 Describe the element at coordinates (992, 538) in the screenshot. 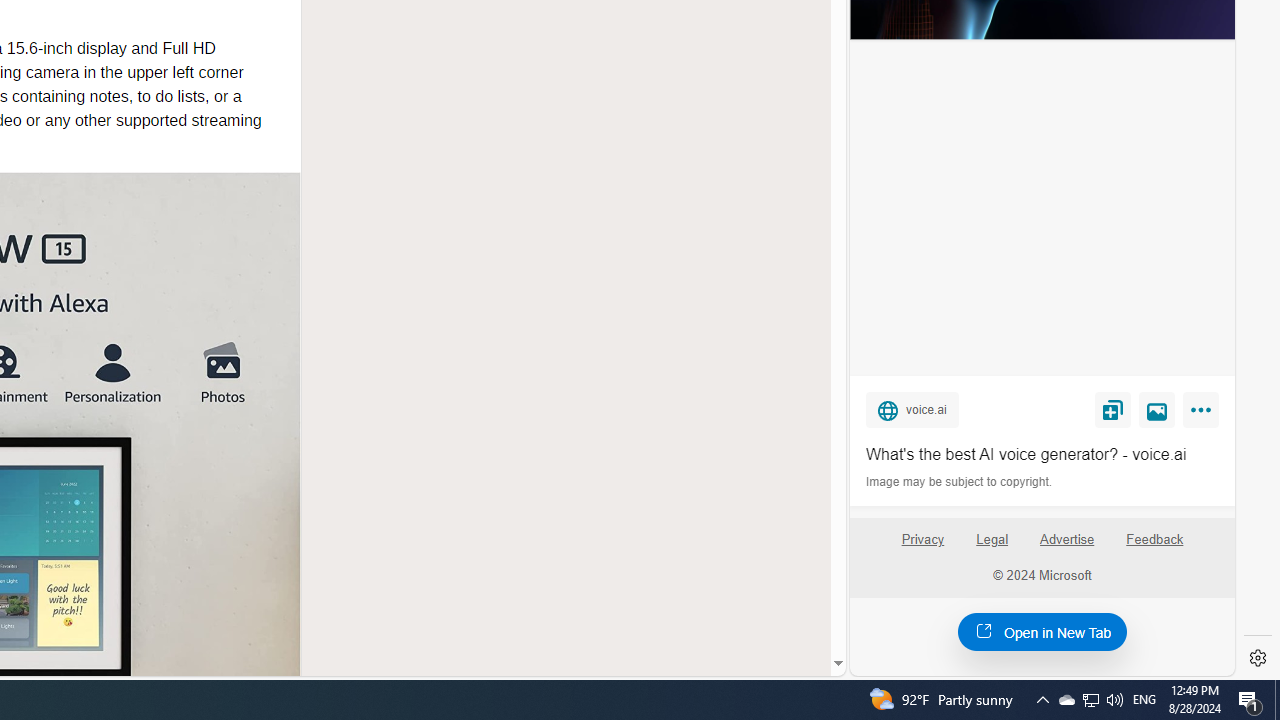

I see `'Legal'` at that location.